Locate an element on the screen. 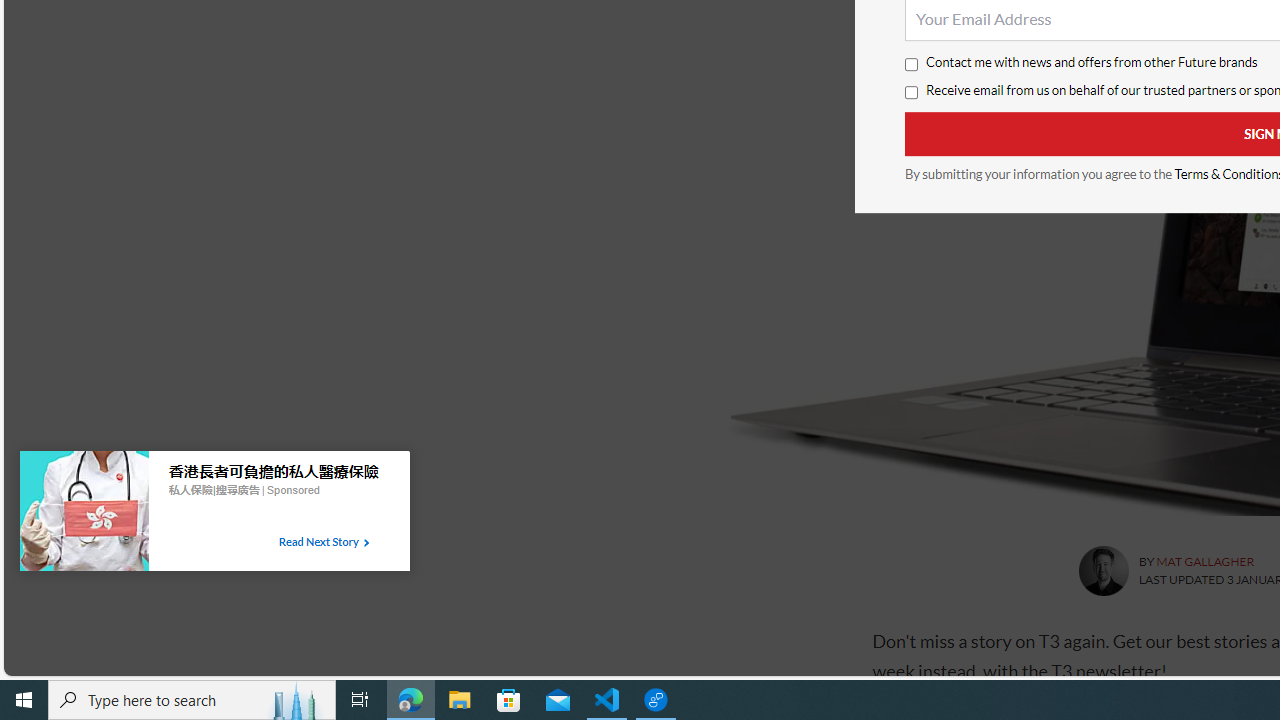  'Image for Taboola Advertising Unit' is located at coordinates (83, 514).